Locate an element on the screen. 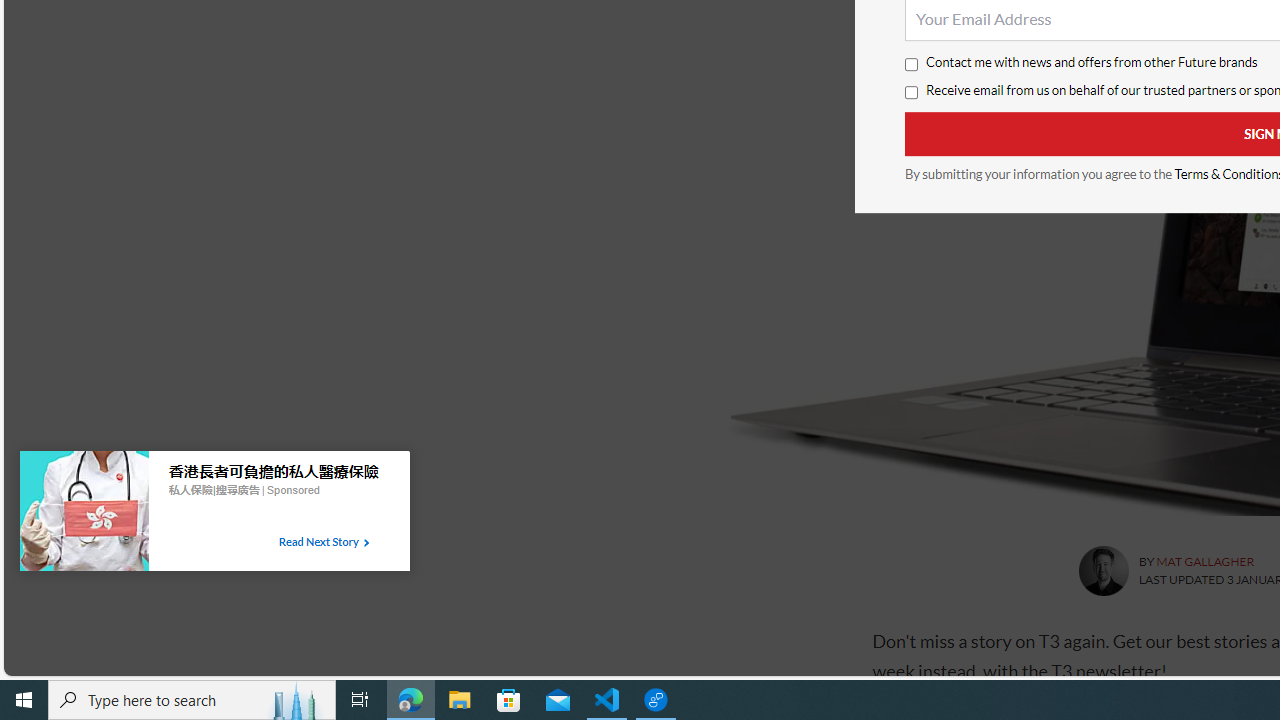  'Image for Taboola Advertising Unit' is located at coordinates (83, 514).